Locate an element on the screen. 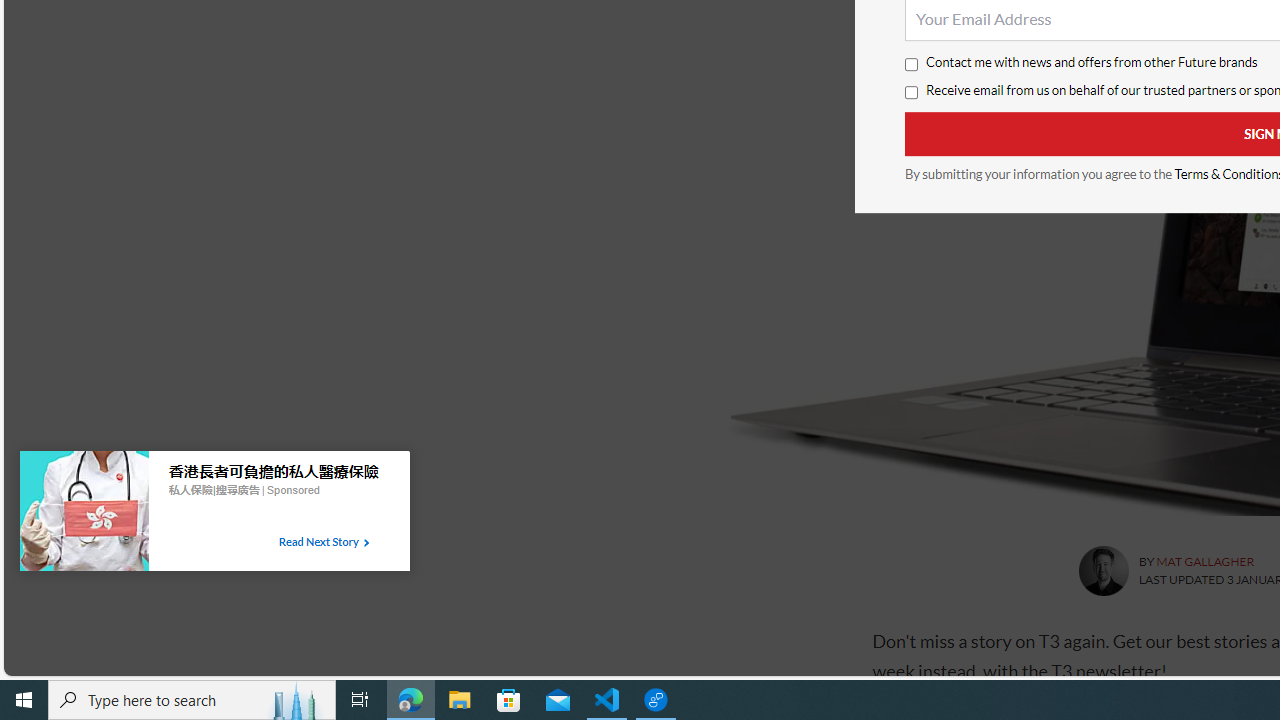  'Image for Taboola Advertising Unit' is located at coordinates (83, 514).